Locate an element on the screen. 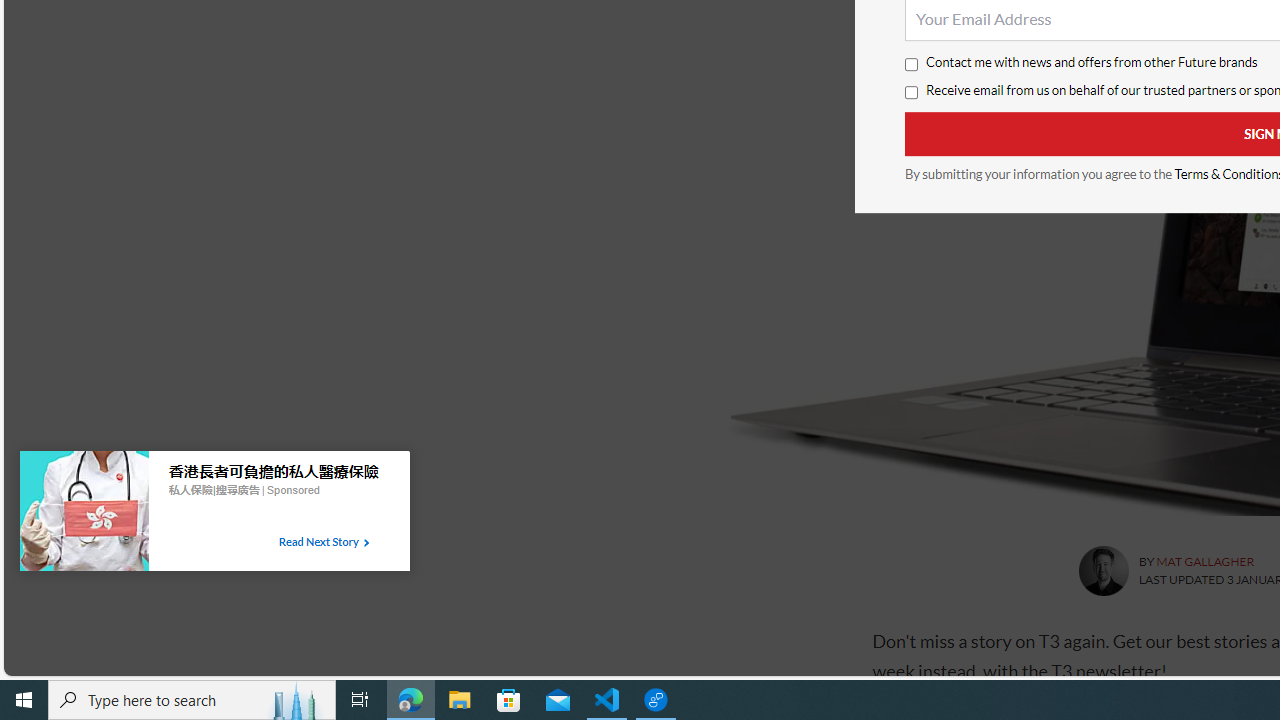  'Image for Taboola Advertising Unit' is located at coordinates (83, 514).